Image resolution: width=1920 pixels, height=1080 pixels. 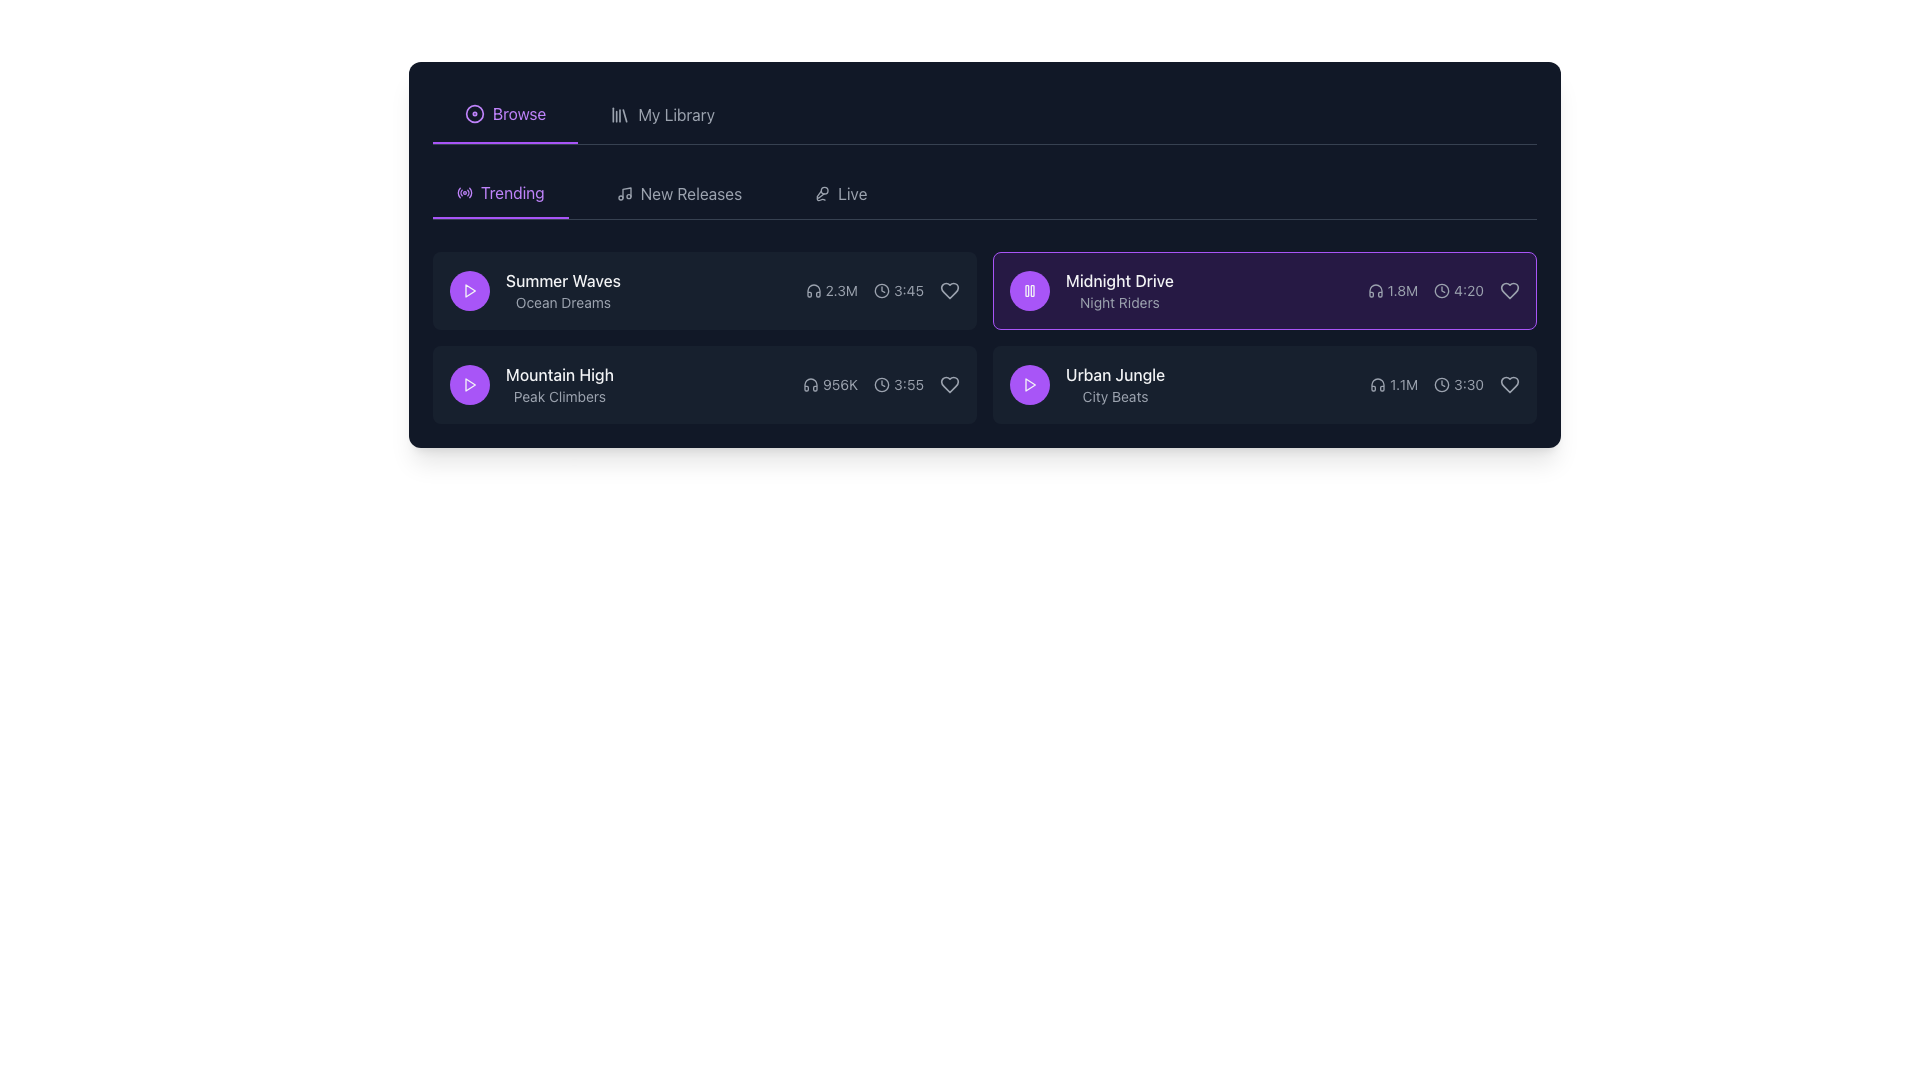 What do you see at coordinates (1118, 303) in the screenshot?
I see `displayed text label located beneath the main title 'Midnight Drive' within the card` at bounding box center [1118, 303].